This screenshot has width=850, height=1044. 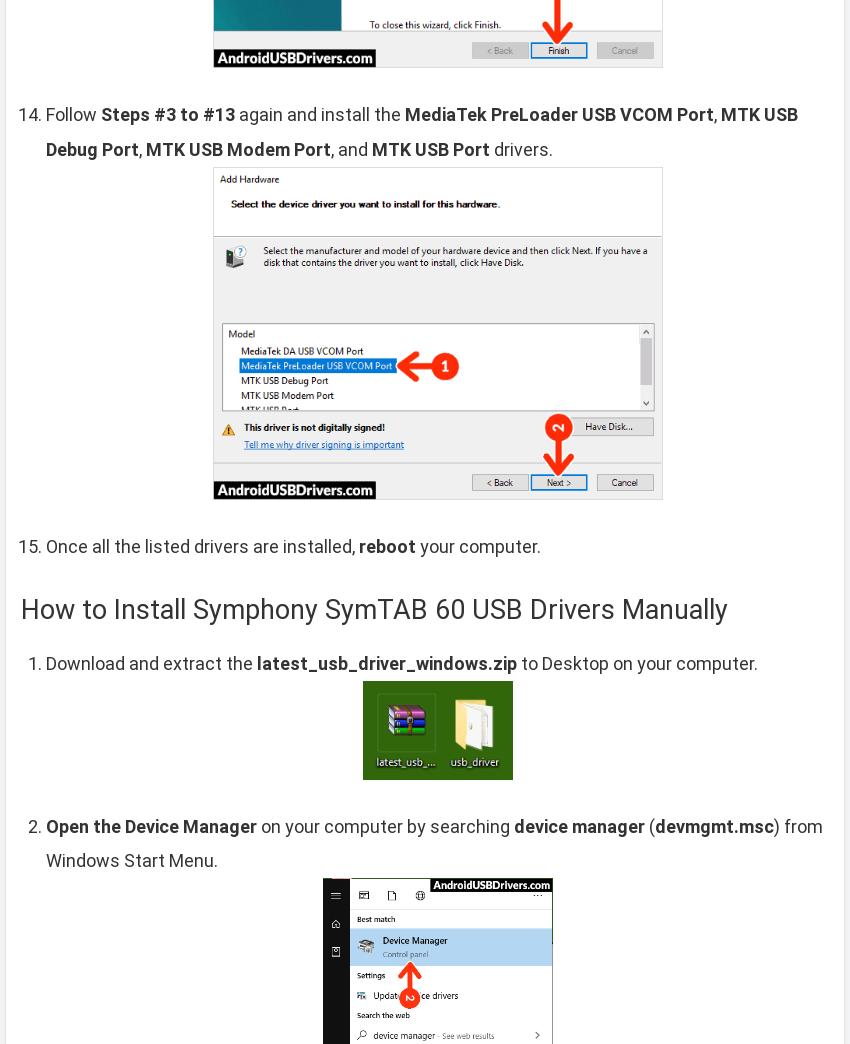 What do you see at coordinates (579, 824) in the screenshot?
I see `'device manager'` at bounding box center [579, 824].